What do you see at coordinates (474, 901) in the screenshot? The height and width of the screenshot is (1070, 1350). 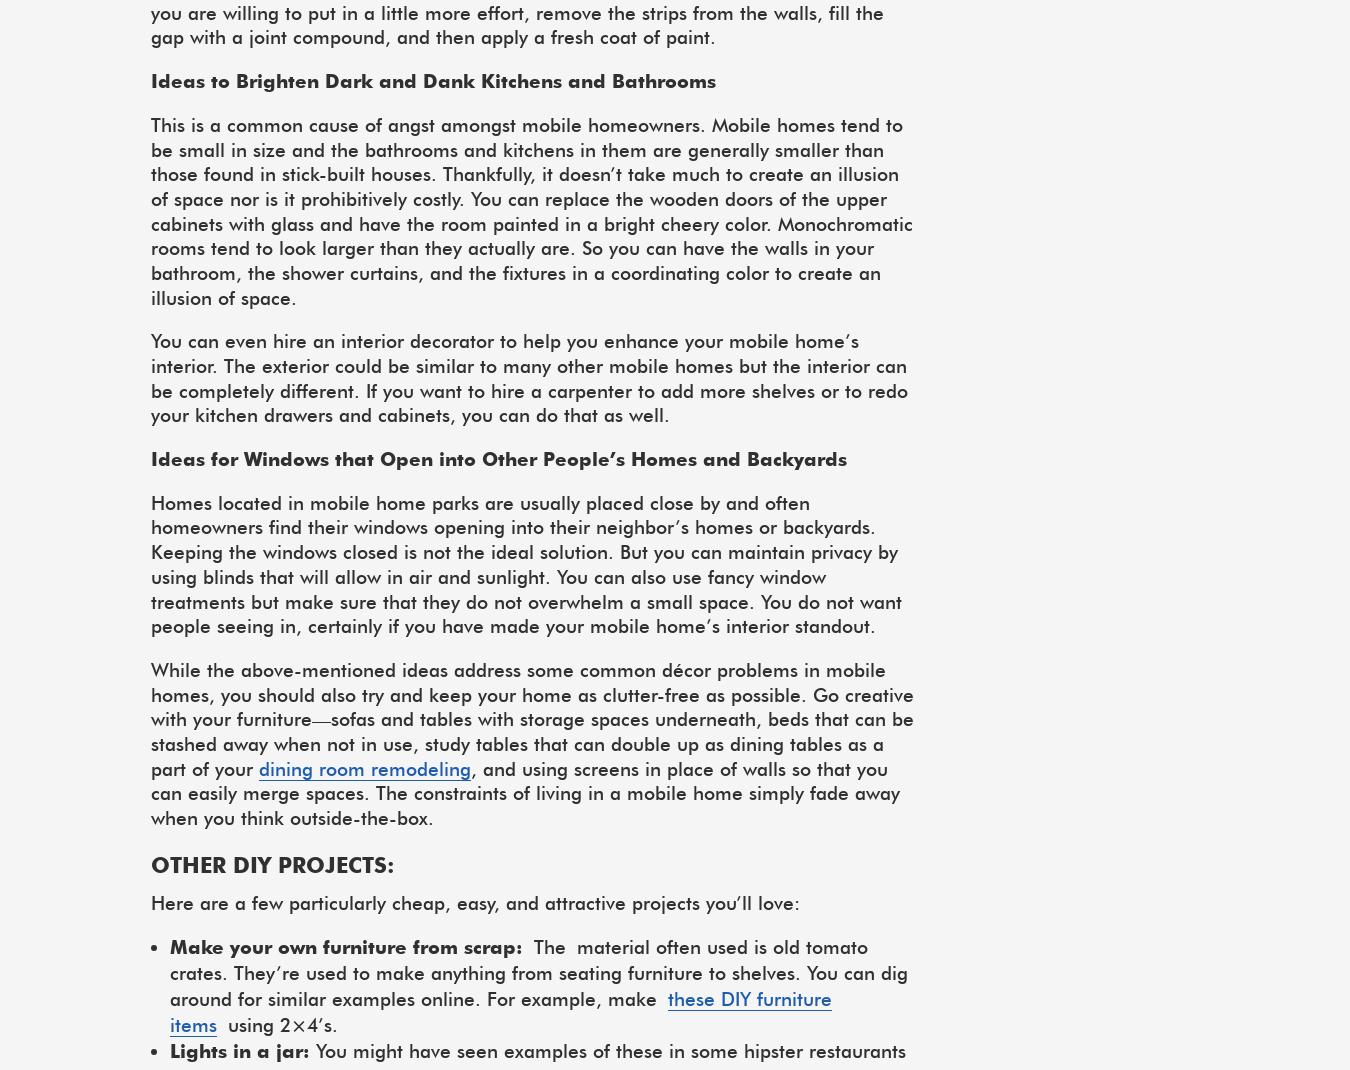 I see `'Here are a few particularly cheap, easy, and attractive projects you’ll love:'` at bounding box center [474, 901].